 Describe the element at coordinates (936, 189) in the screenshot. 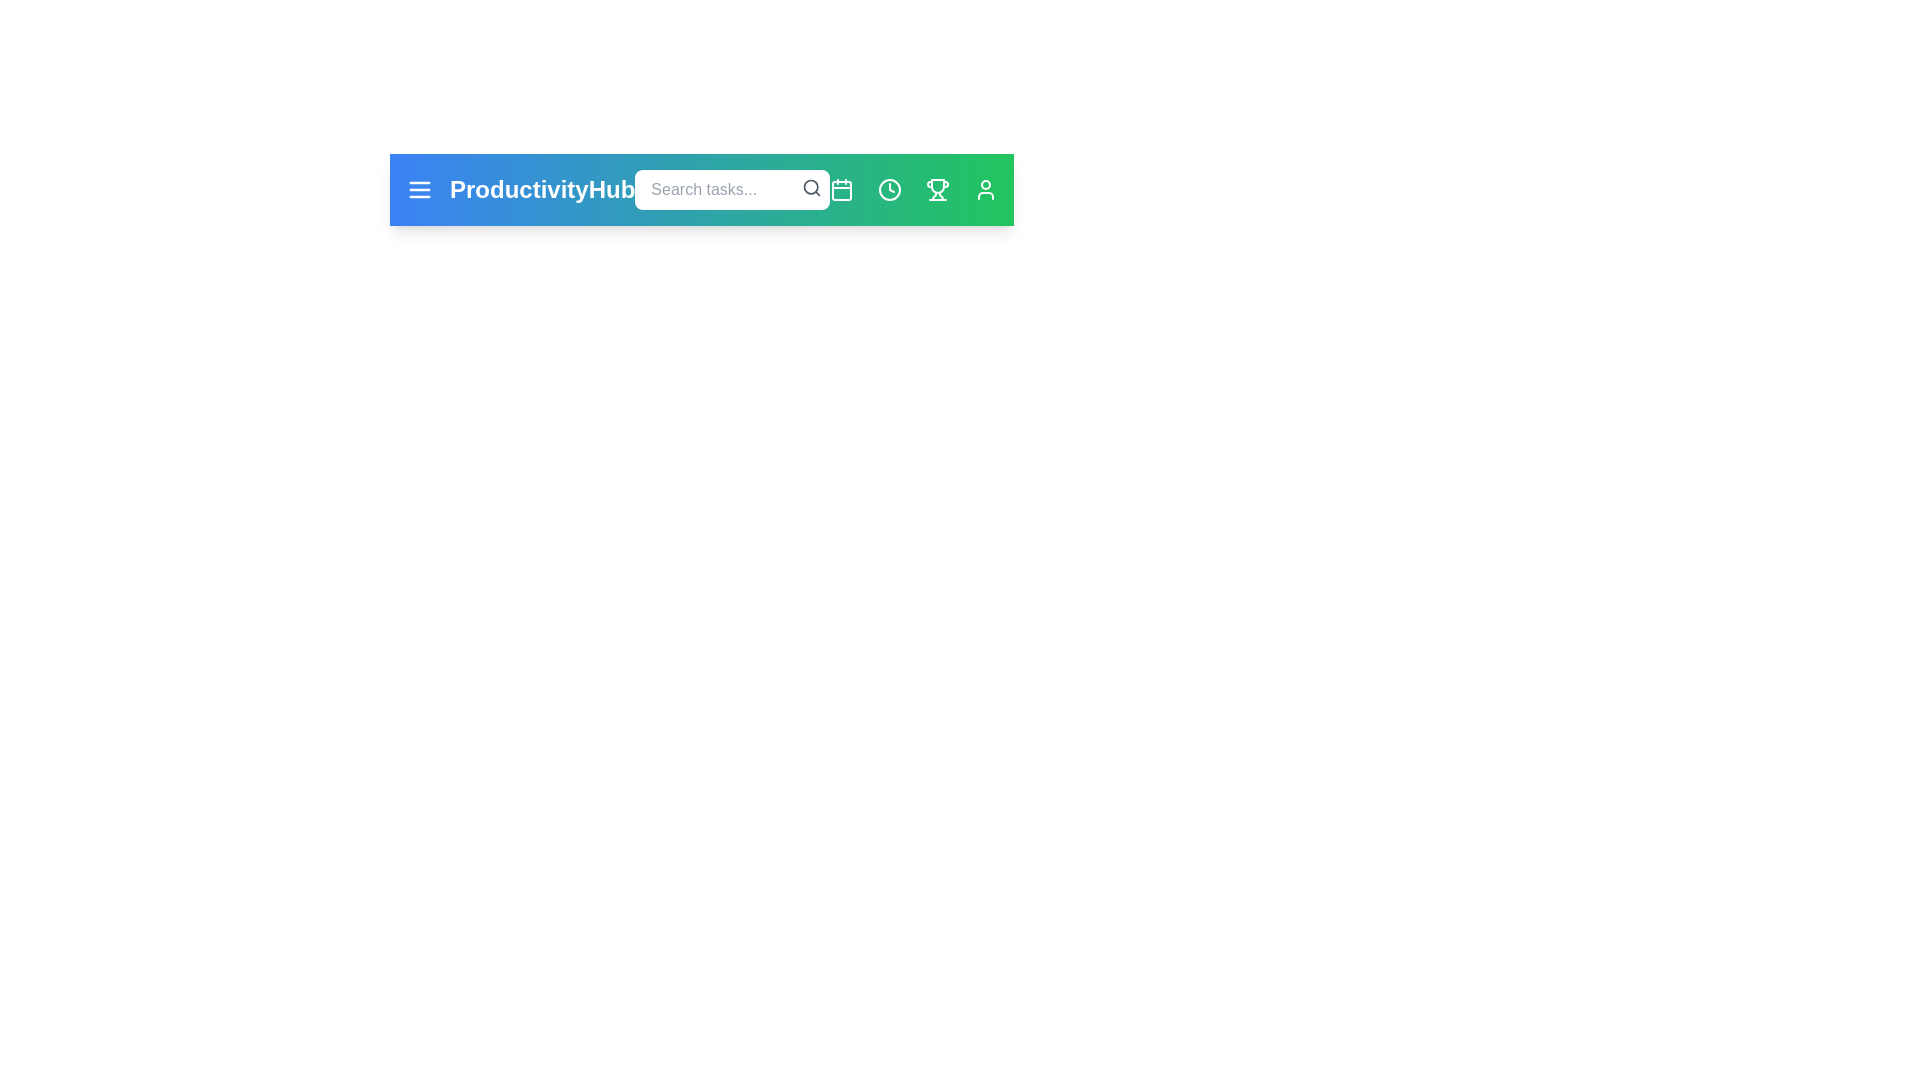

I see `the 'Achievements' icon to view achievements` at that location.